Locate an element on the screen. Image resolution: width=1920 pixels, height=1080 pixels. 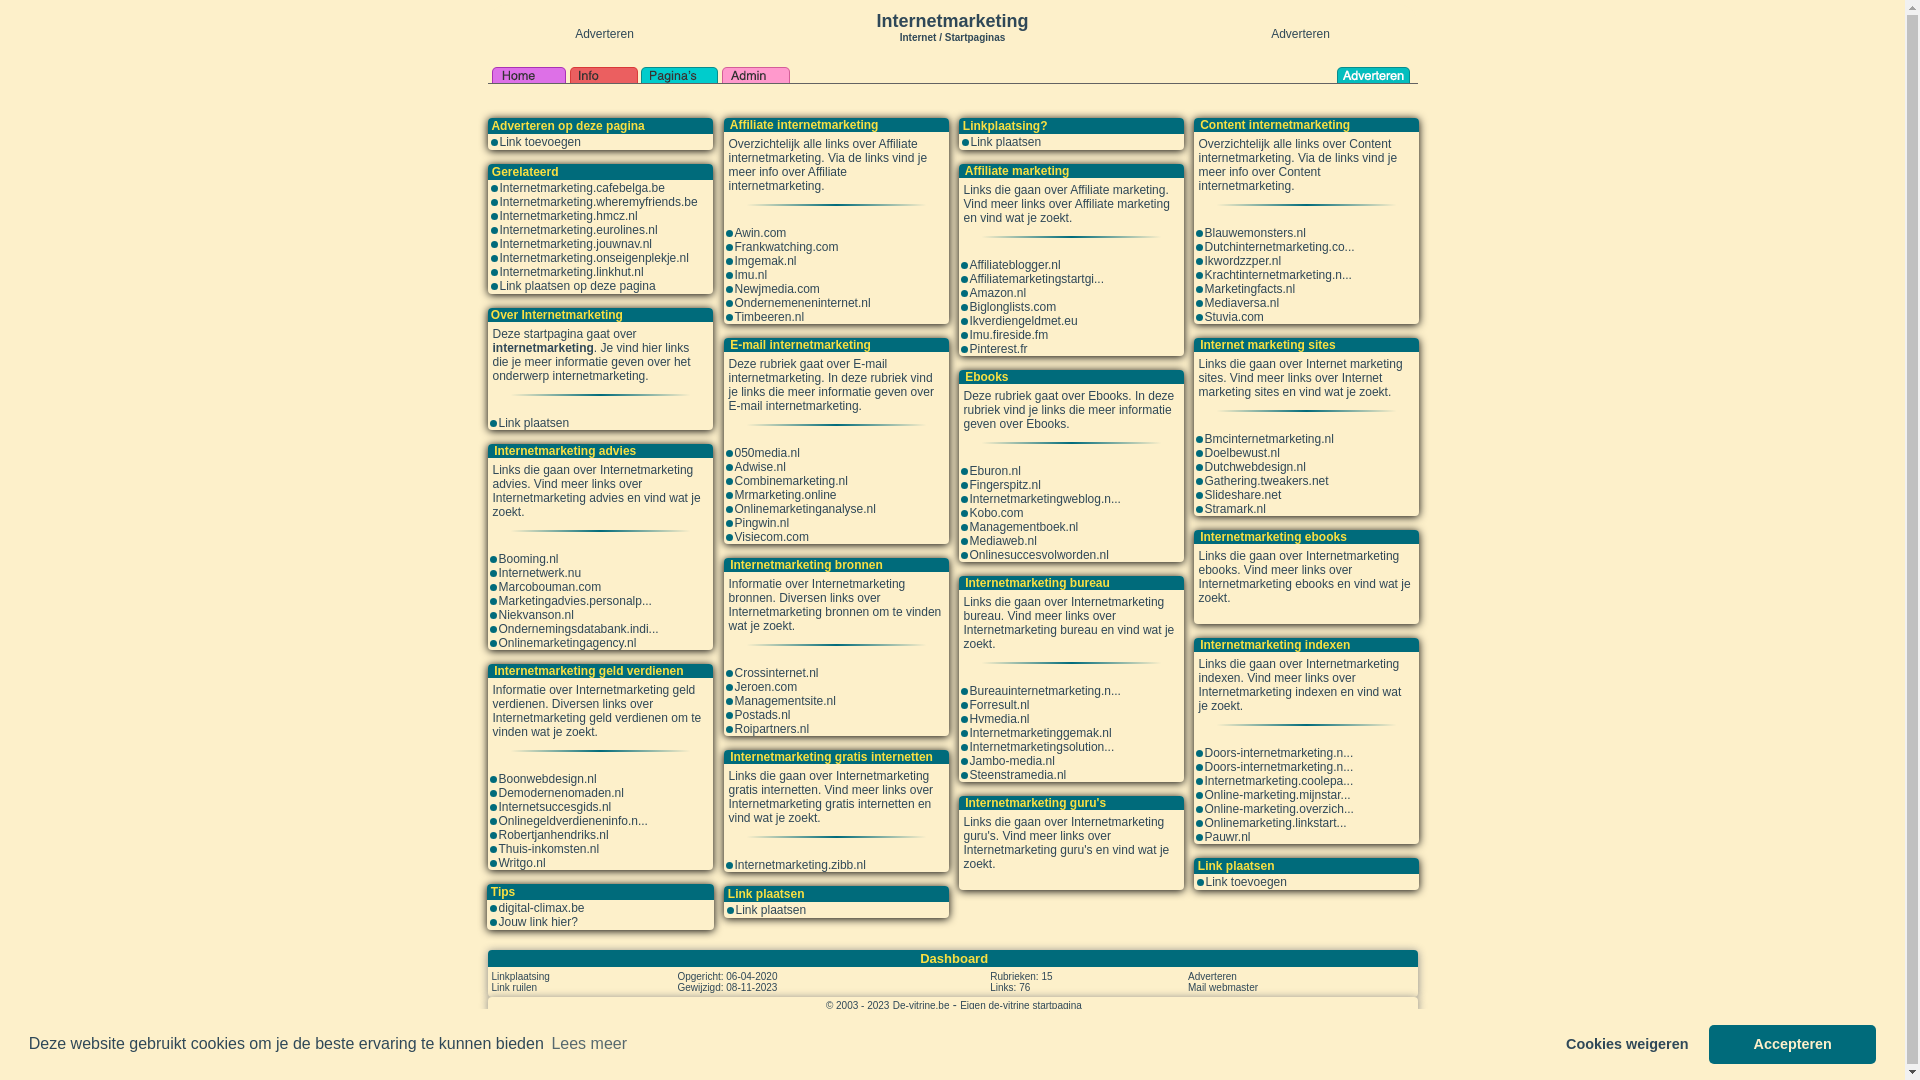
'Affiliatemarketingstartgi...' is located at coordinates (1037, 278).